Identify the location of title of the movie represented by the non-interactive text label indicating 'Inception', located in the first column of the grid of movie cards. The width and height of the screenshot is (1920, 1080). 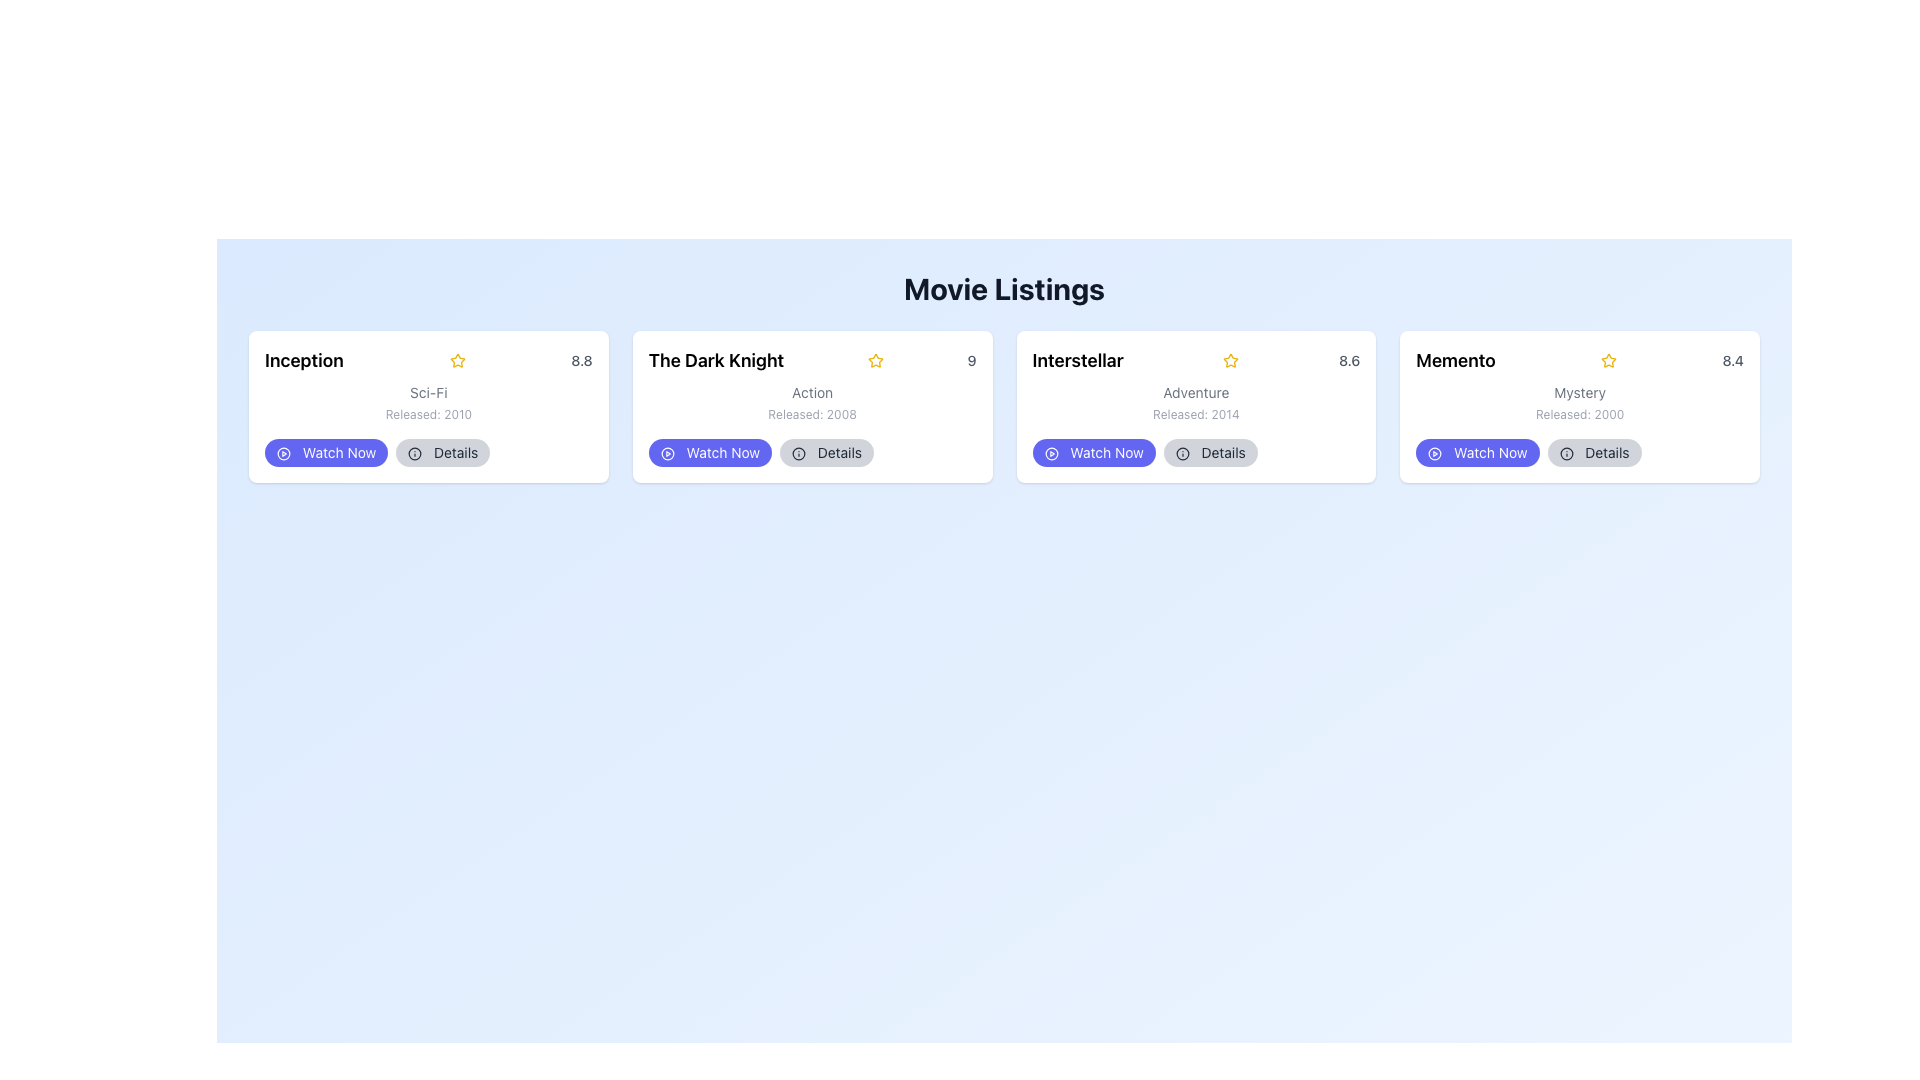
(303, 361).